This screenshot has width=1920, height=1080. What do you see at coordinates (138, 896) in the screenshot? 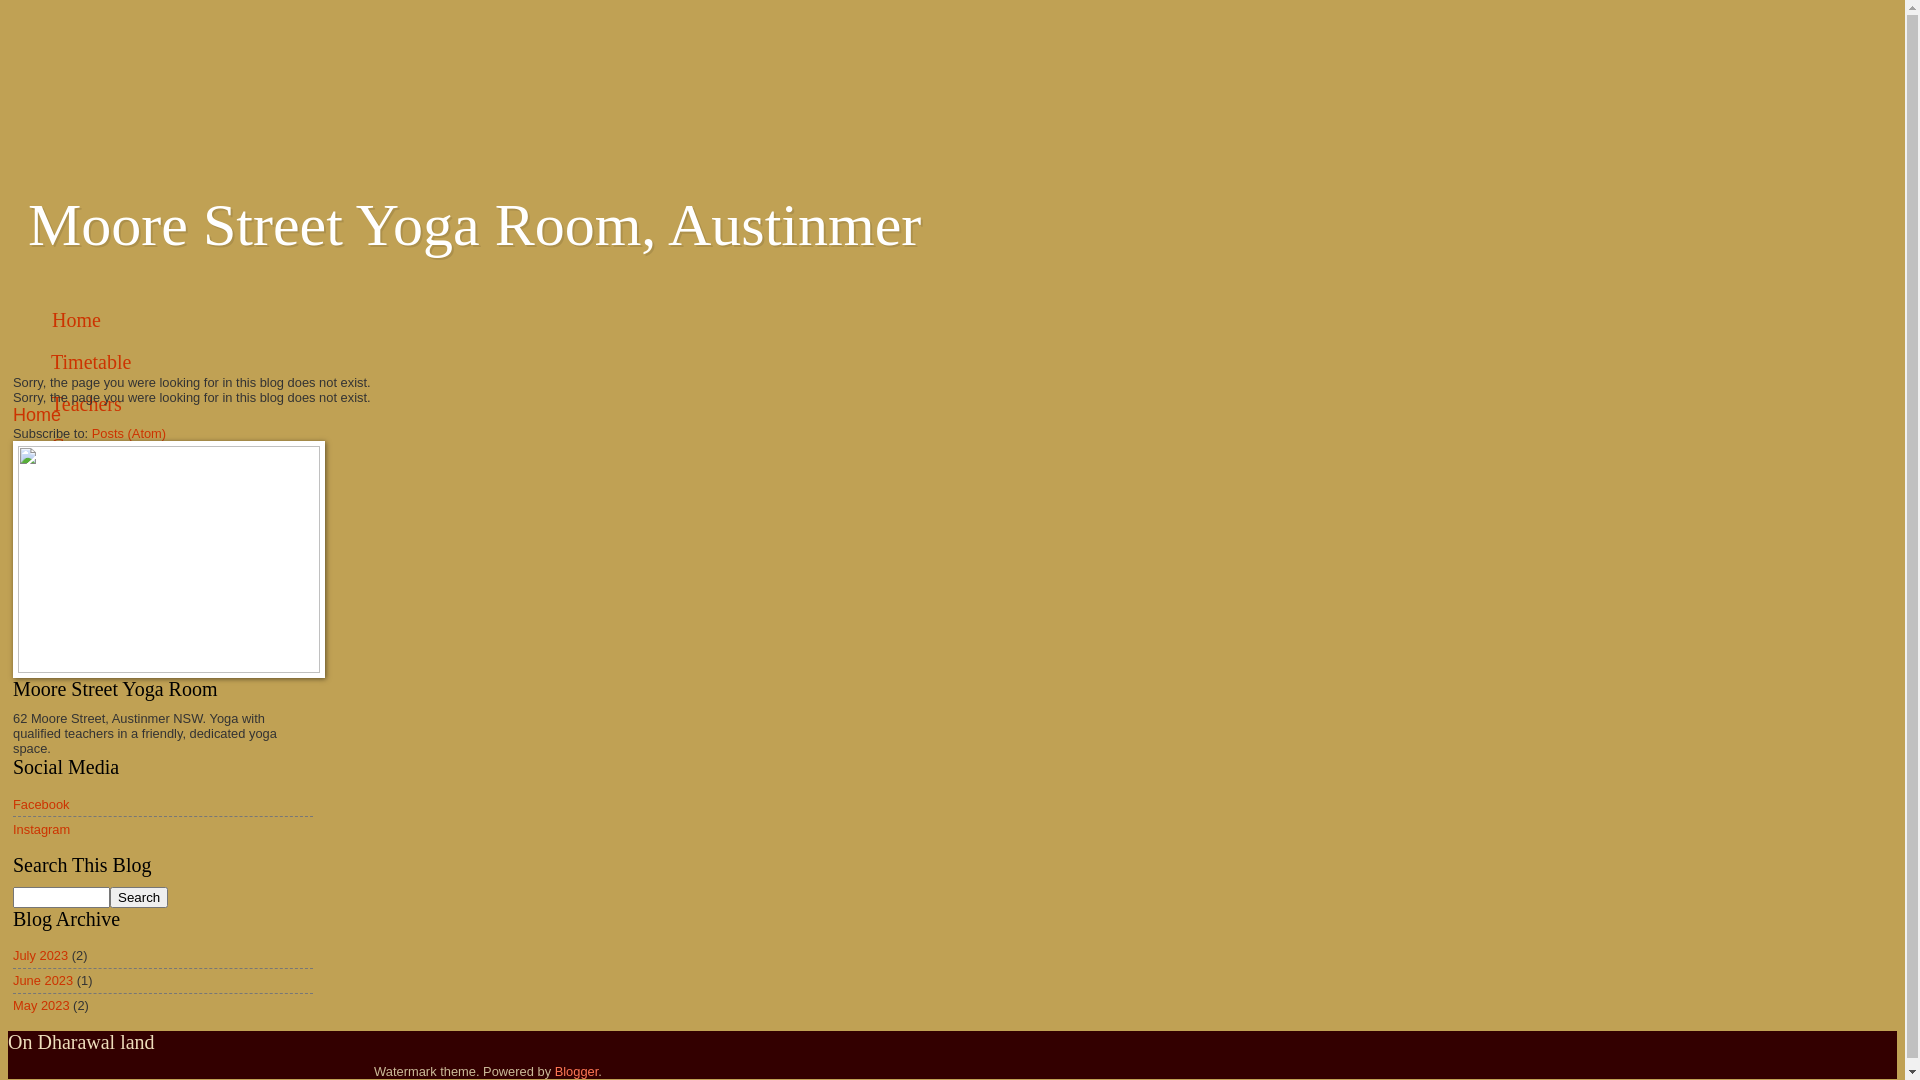
I see `'Search'` at bounding box center [138, 896].